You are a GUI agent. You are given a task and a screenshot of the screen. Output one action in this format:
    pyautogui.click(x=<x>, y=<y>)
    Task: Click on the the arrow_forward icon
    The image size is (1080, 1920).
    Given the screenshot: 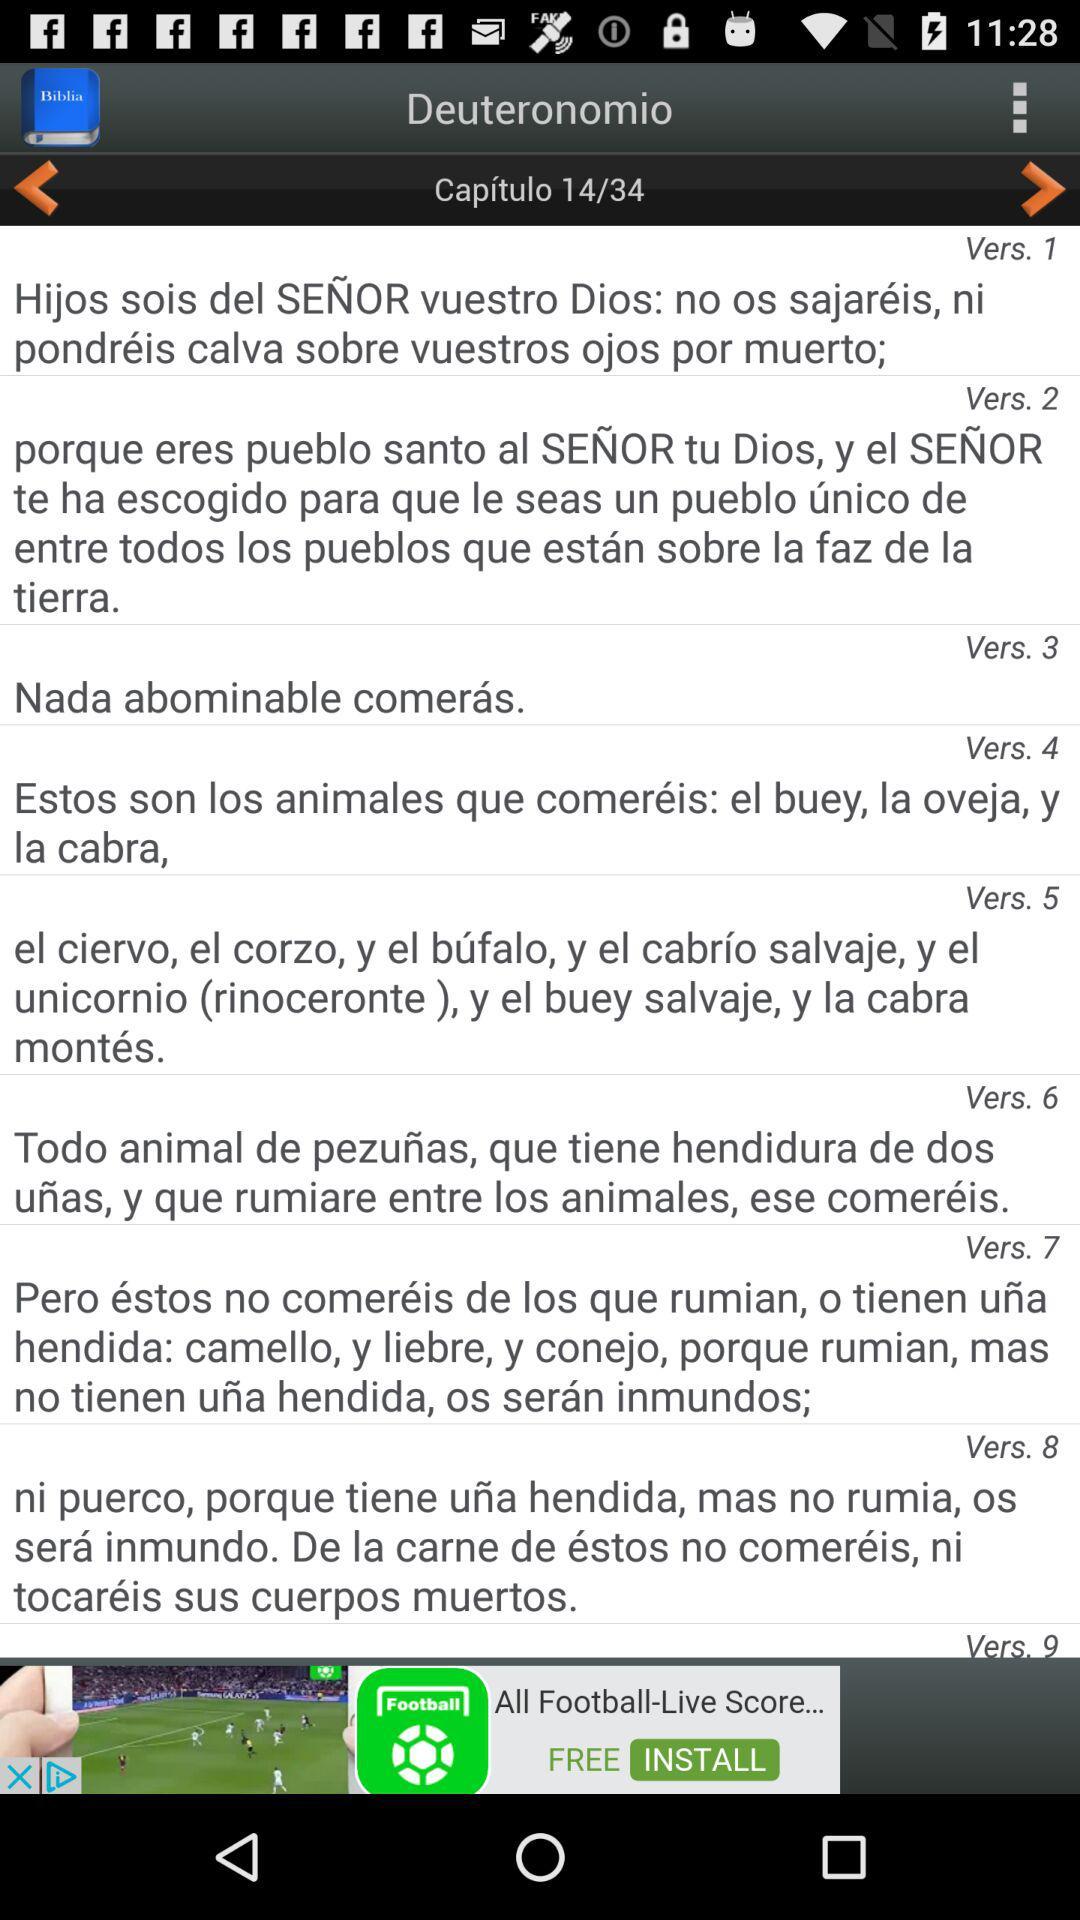 What is the action you would take?
    pyautogui.click(x=1042, y=202)
    